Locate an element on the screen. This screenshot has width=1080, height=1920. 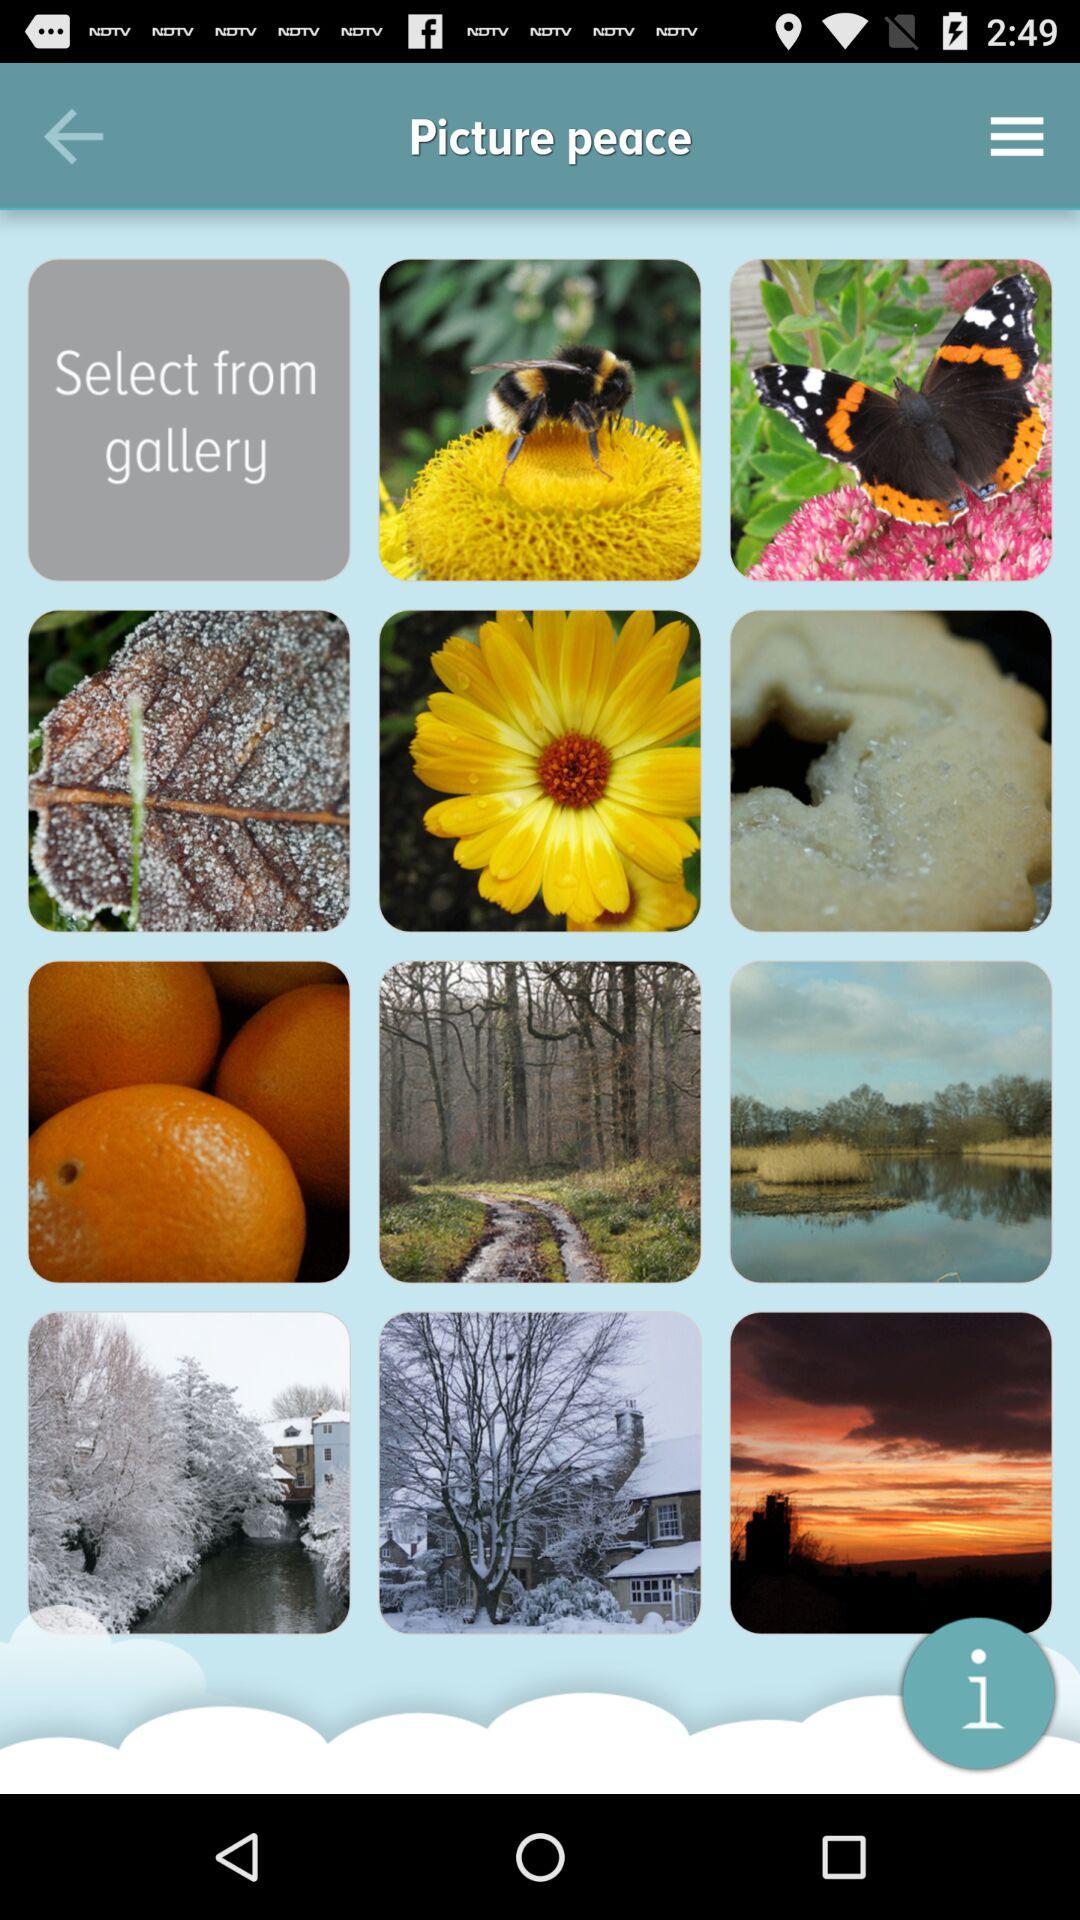
choose the pitcher is located at coordinates (189, 419).